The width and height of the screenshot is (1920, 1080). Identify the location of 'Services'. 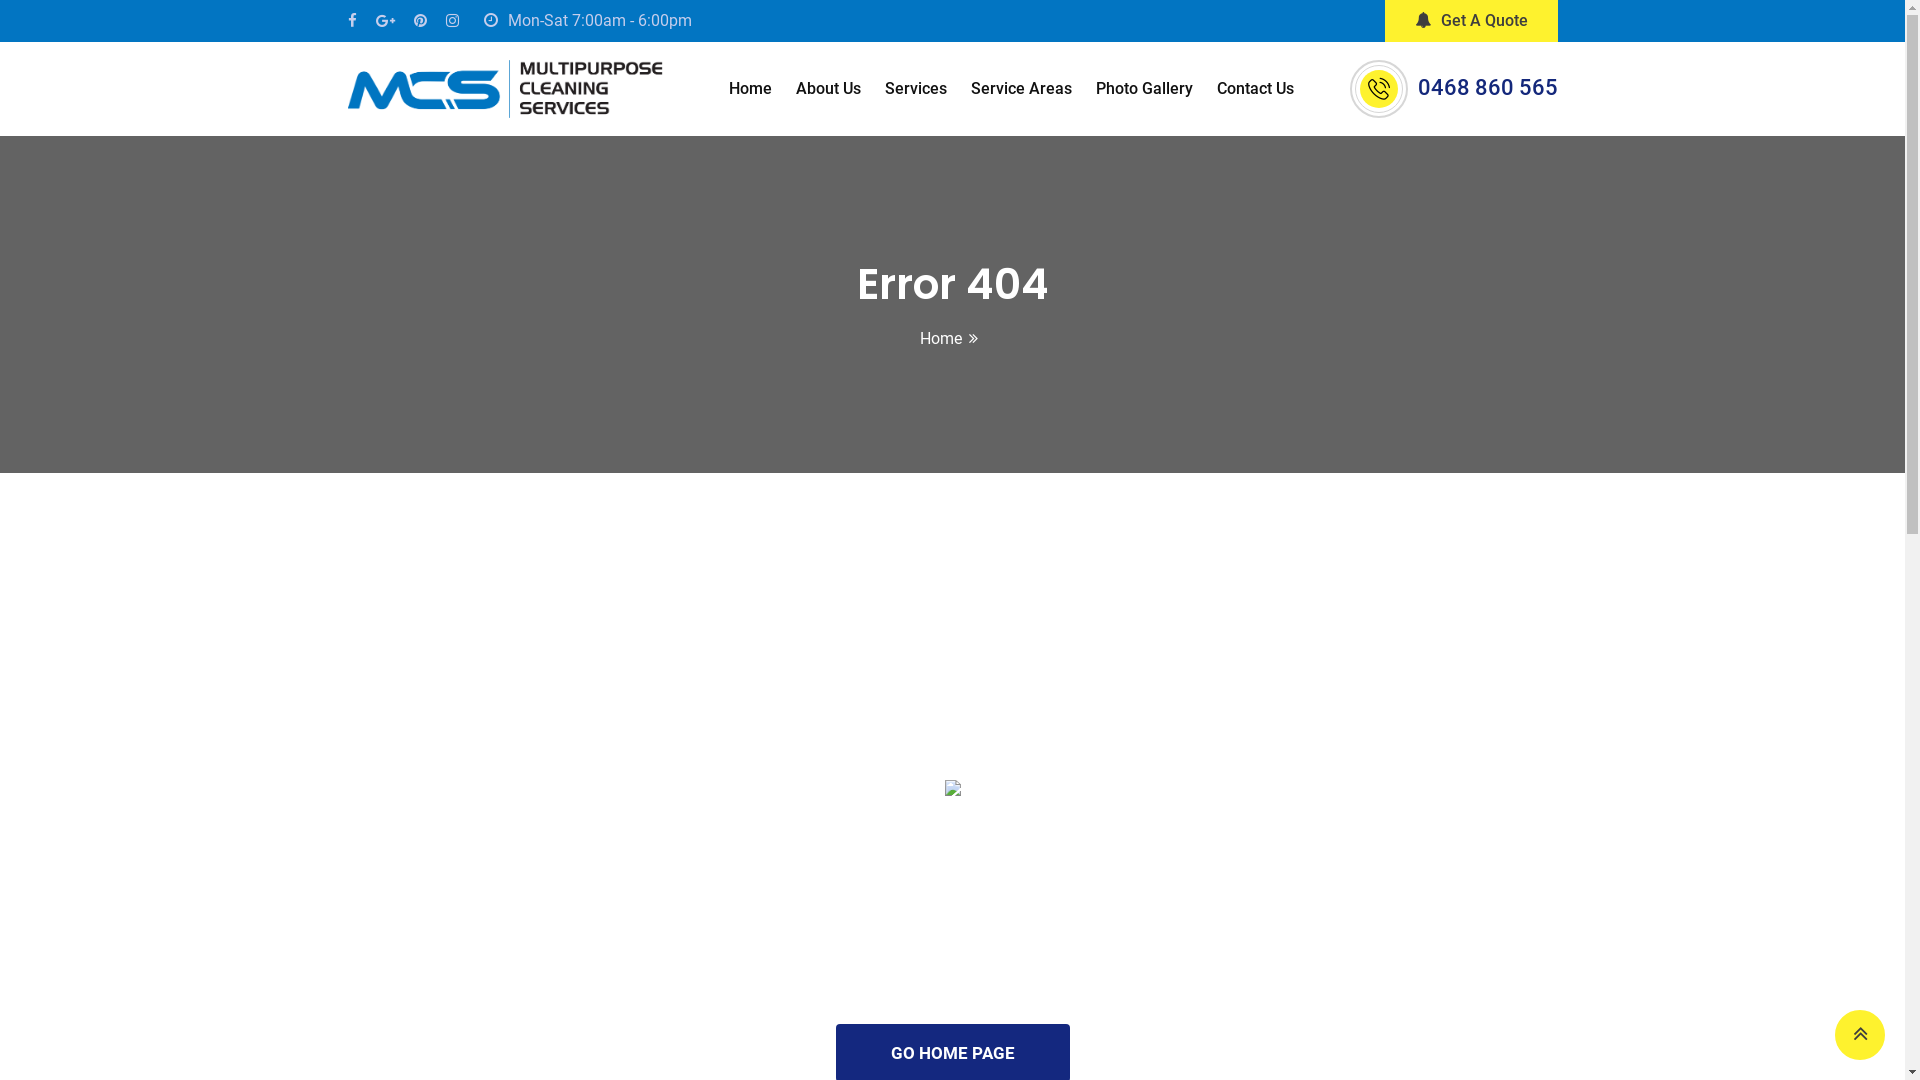
(915, 87).